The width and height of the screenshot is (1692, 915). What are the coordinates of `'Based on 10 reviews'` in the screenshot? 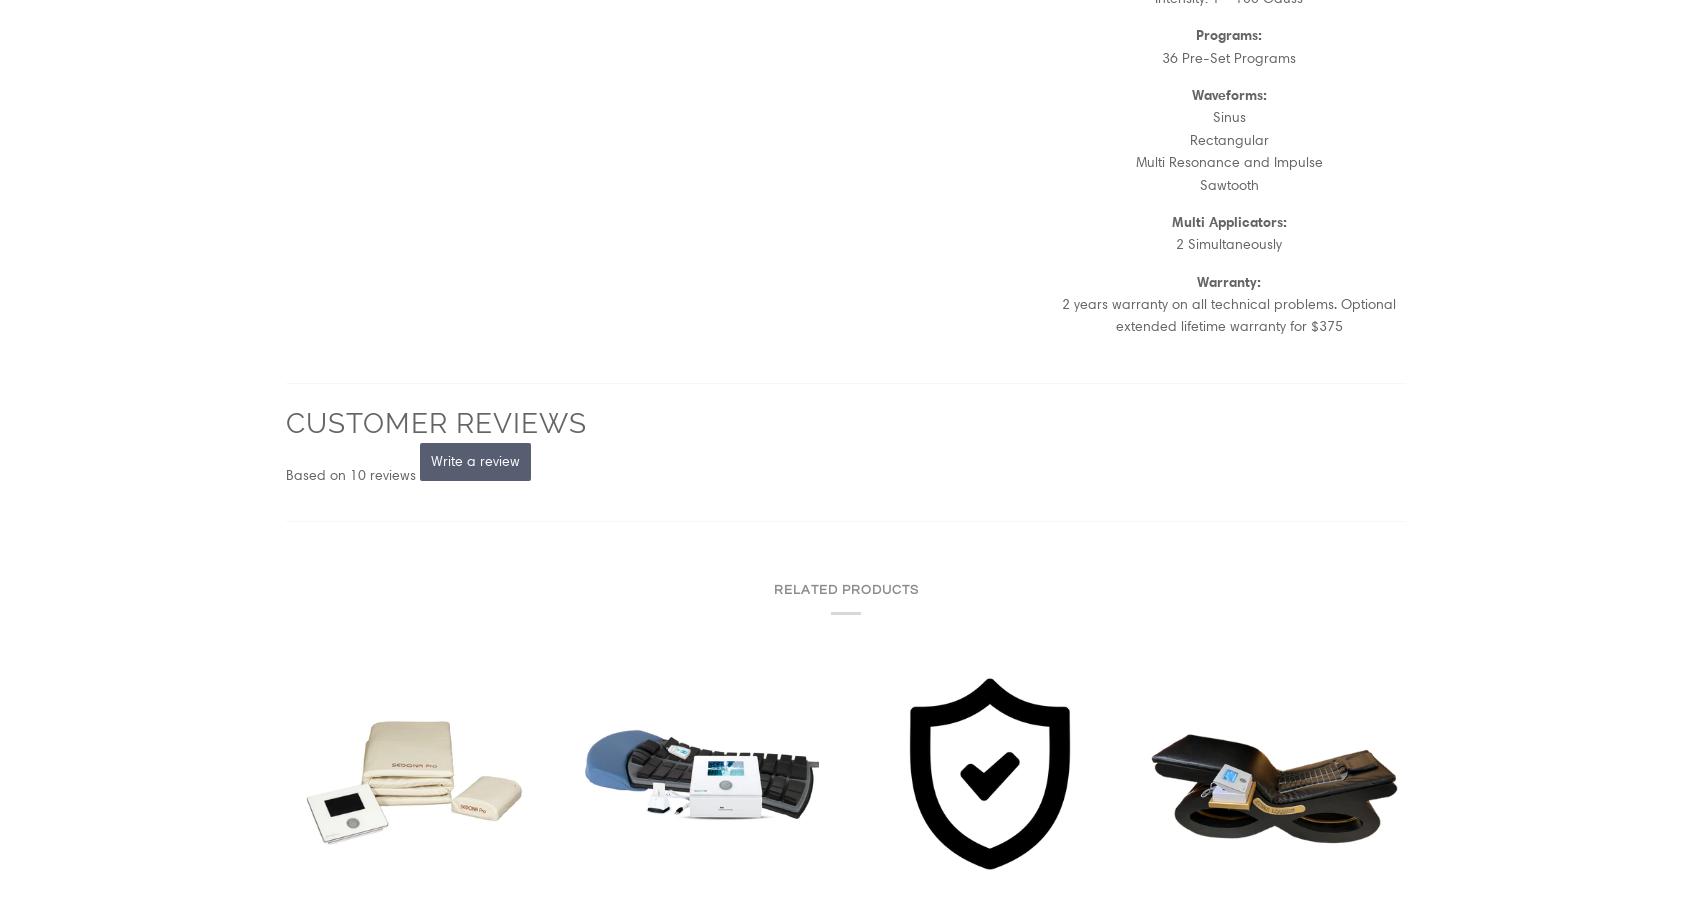 It's located at (349, 473).